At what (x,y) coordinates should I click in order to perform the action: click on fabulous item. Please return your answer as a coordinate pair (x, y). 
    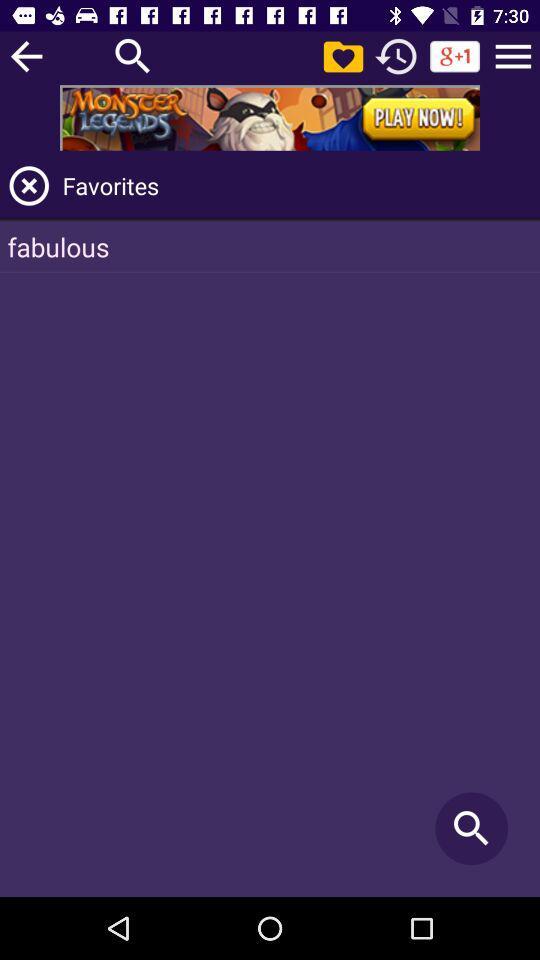
    Looking at the image, I should click on (270, 245).